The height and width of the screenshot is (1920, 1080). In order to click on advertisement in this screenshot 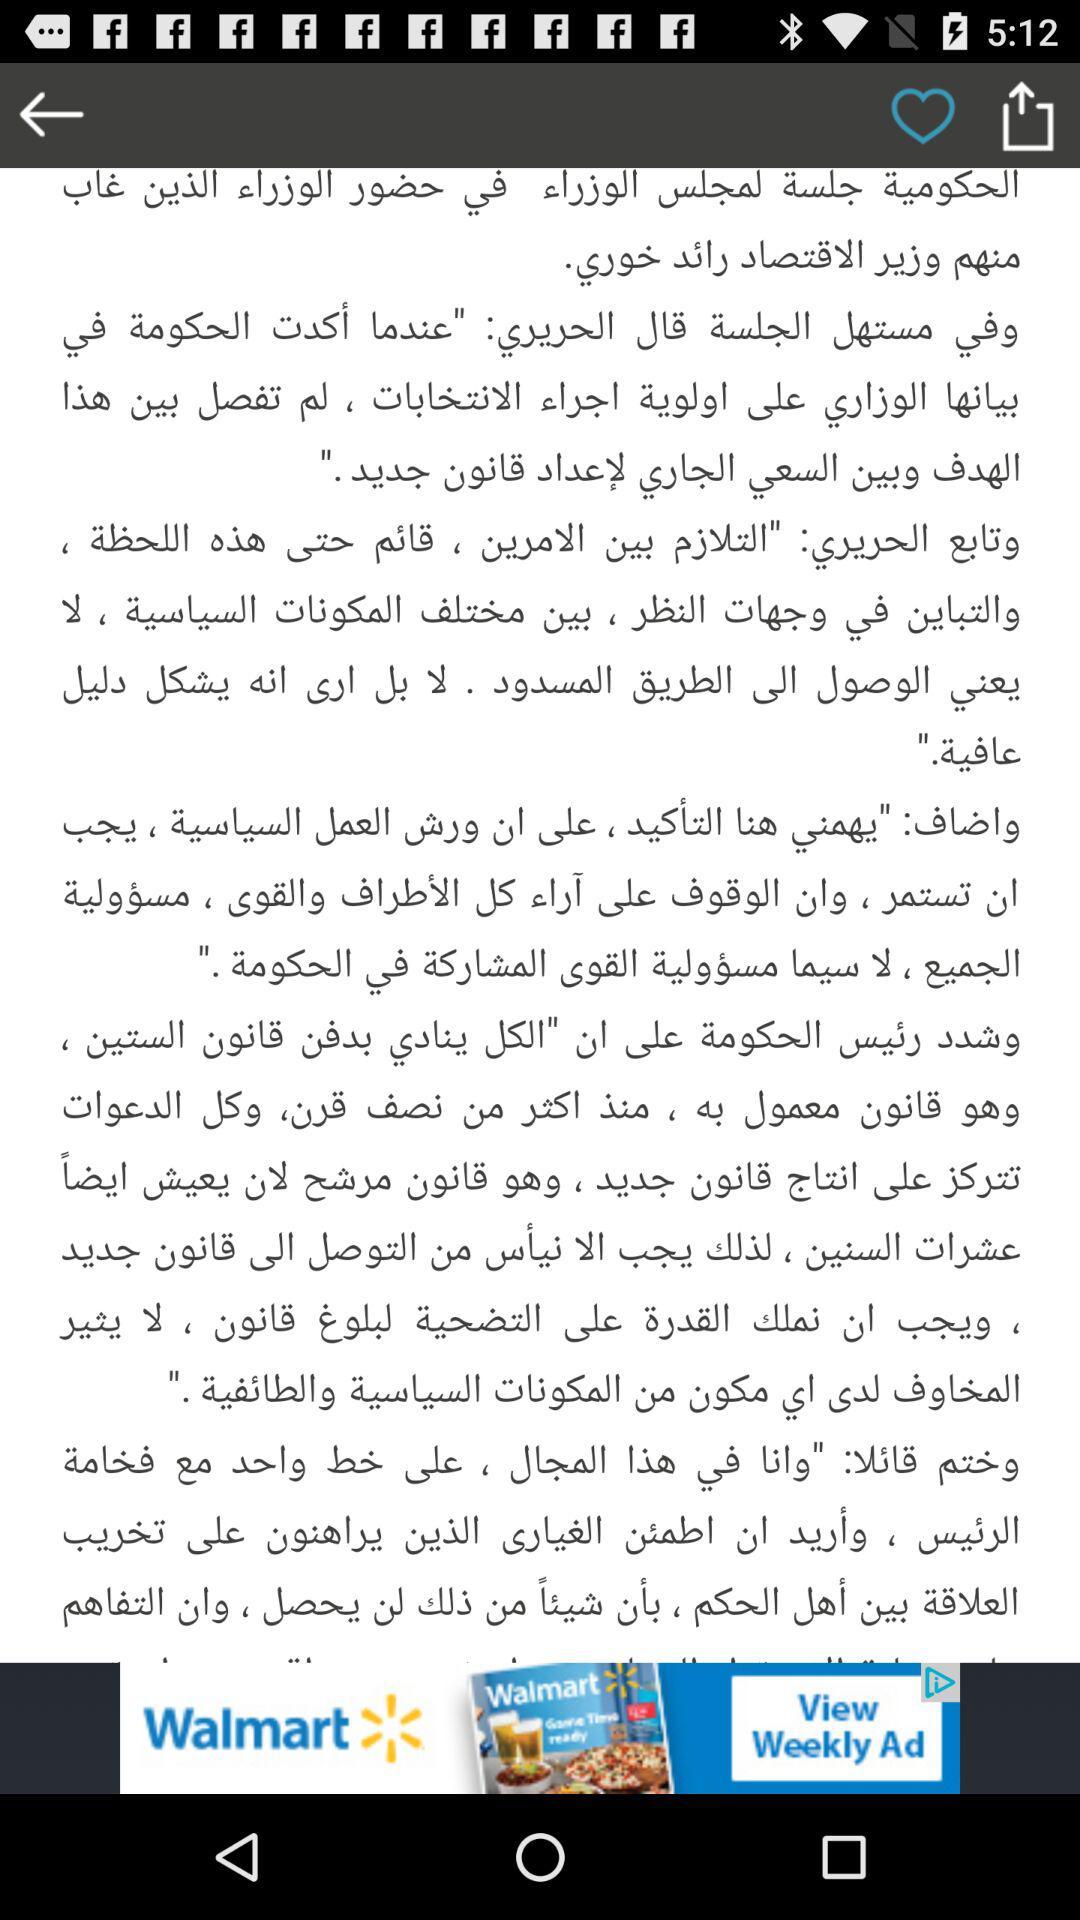, I will do `click(540, 1727)`.